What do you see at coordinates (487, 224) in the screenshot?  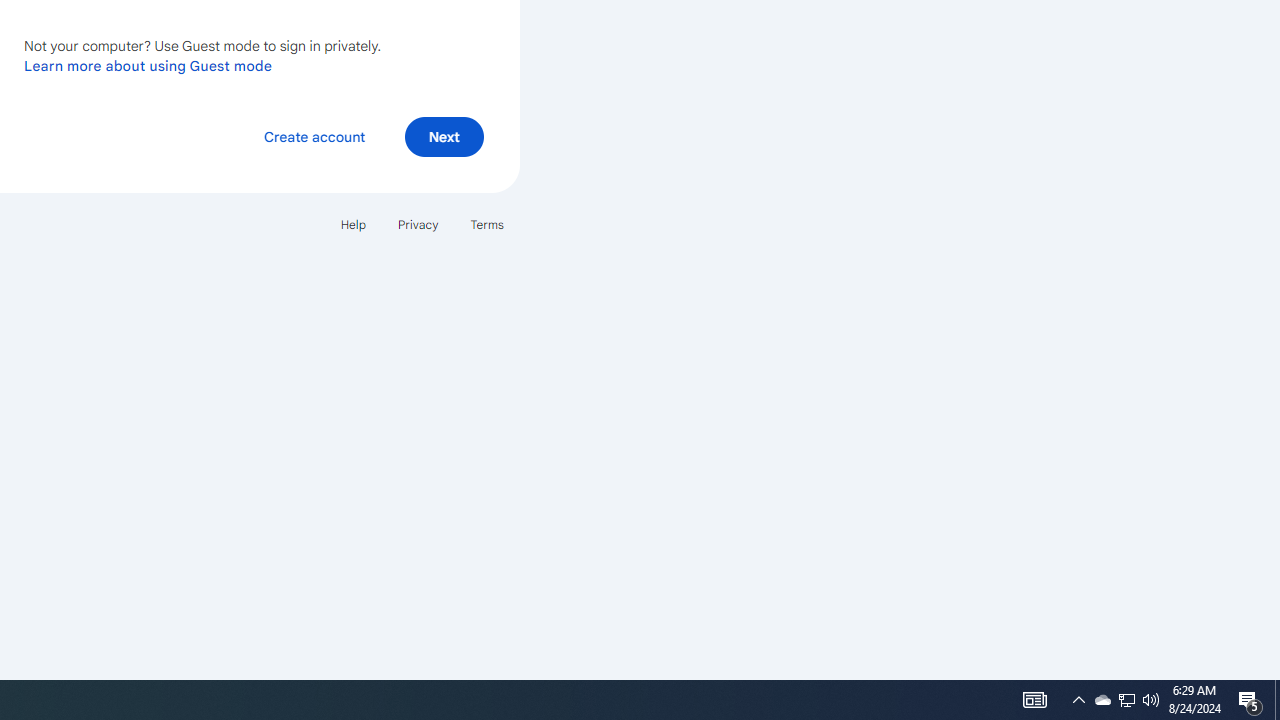 I see `'Terms'` at bounding box center [487, 224].